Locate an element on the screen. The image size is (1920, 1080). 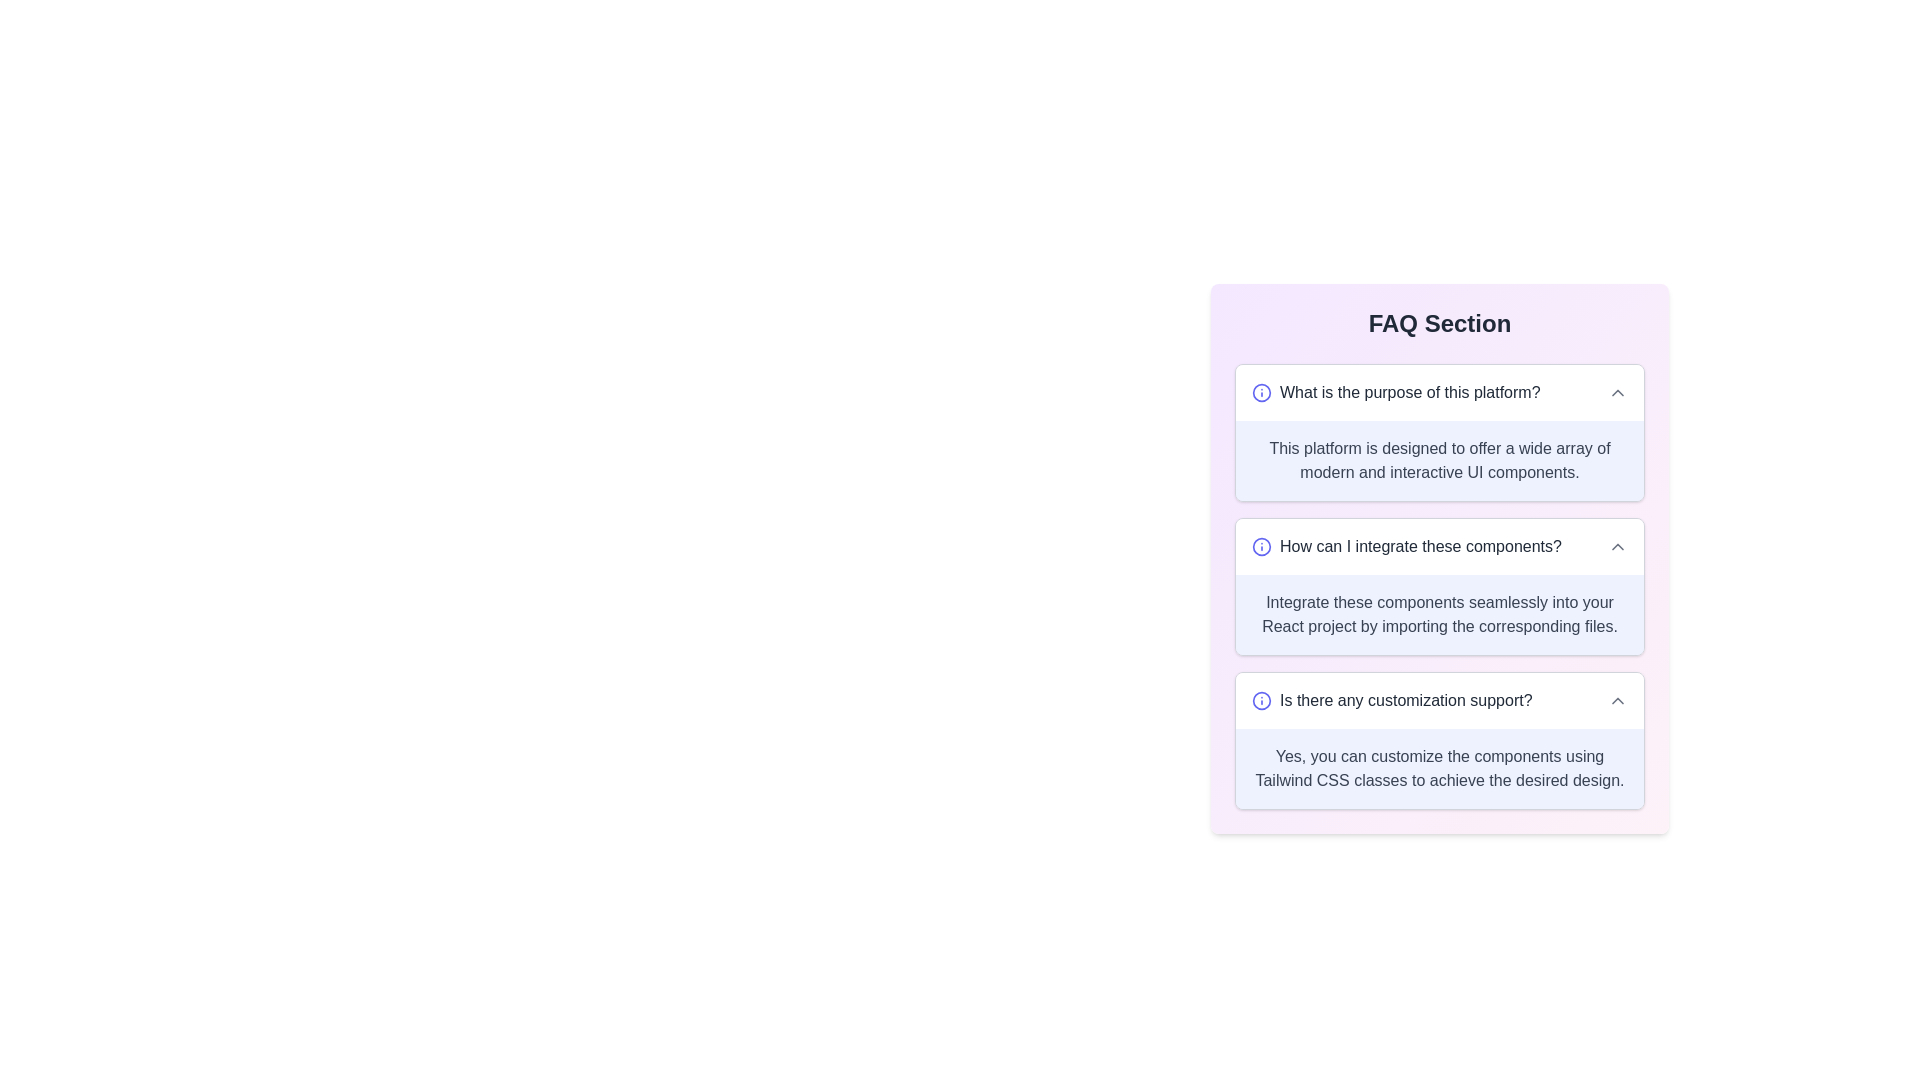
the third FAQ section header which toggles the visibility of additional information is located at coordinates (1440, 700).